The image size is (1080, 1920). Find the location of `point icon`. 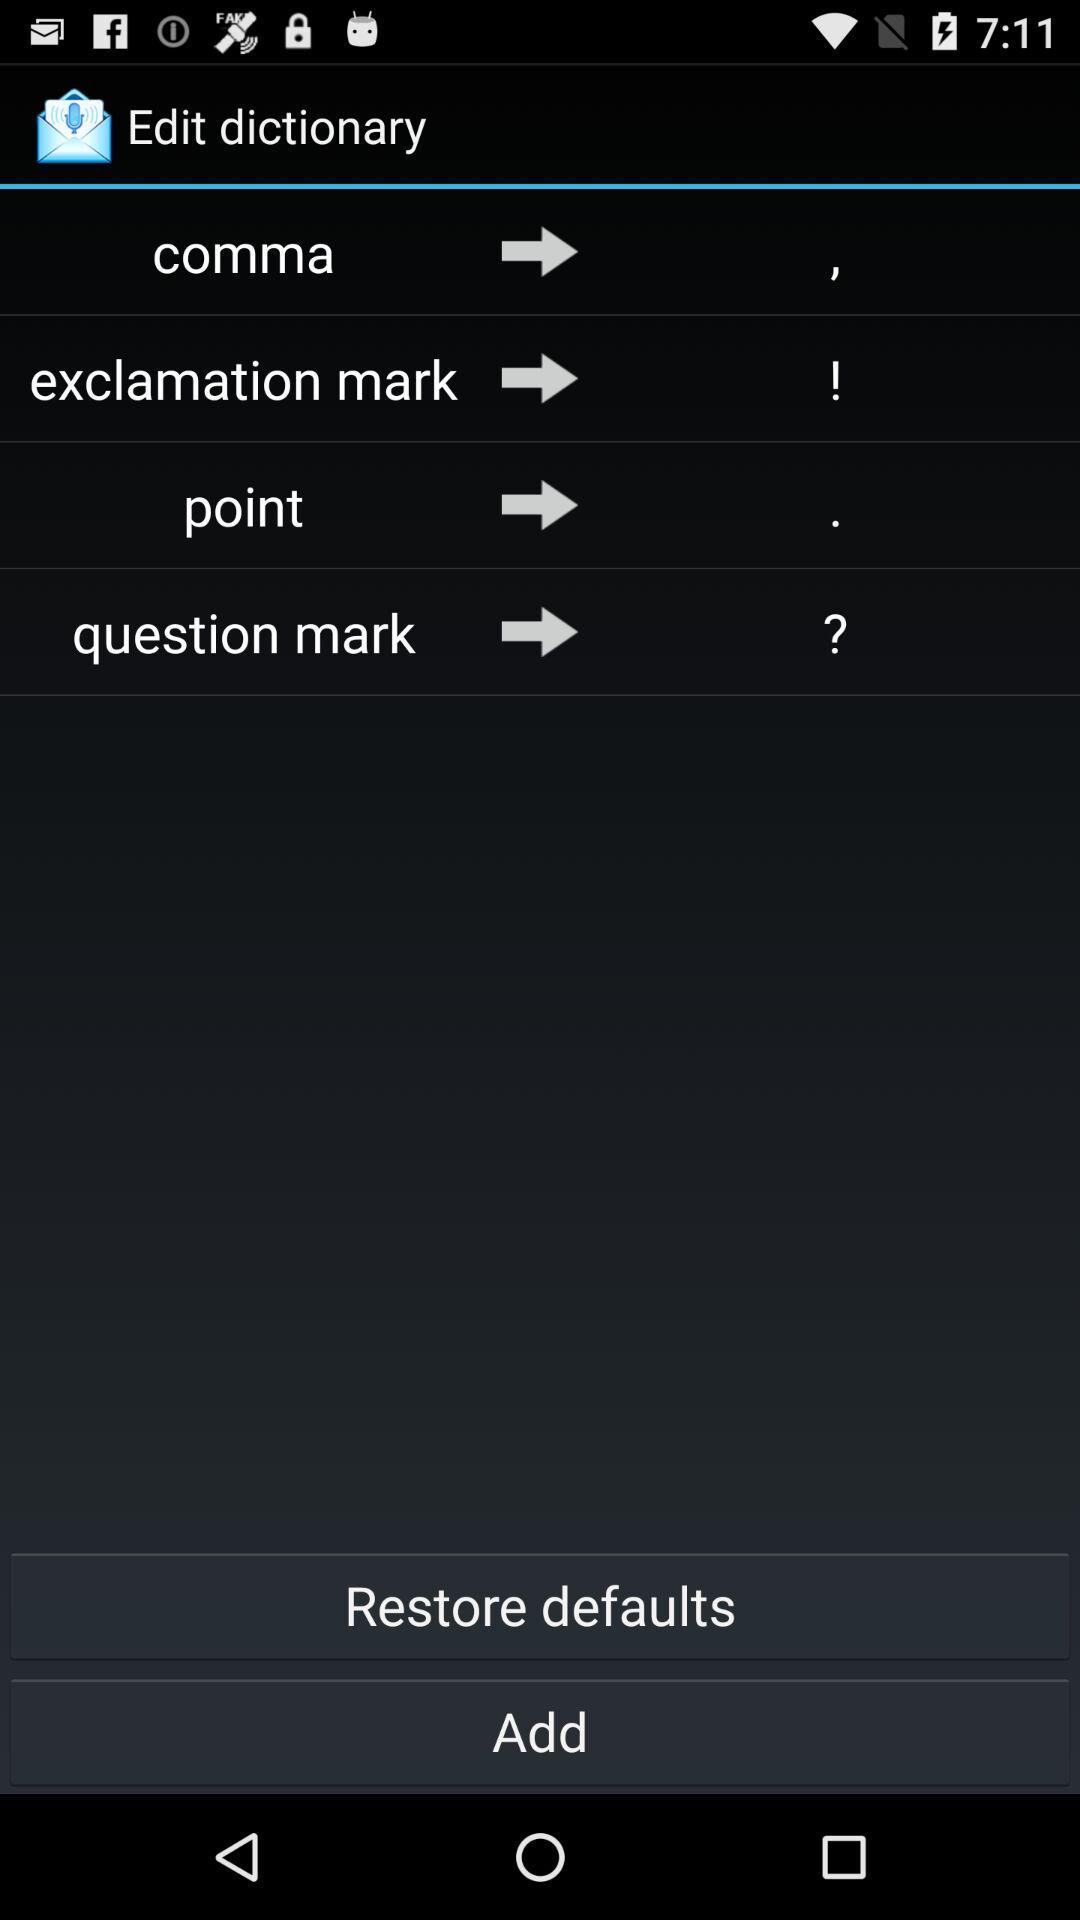

point icon is located at coordinates (243, 505).